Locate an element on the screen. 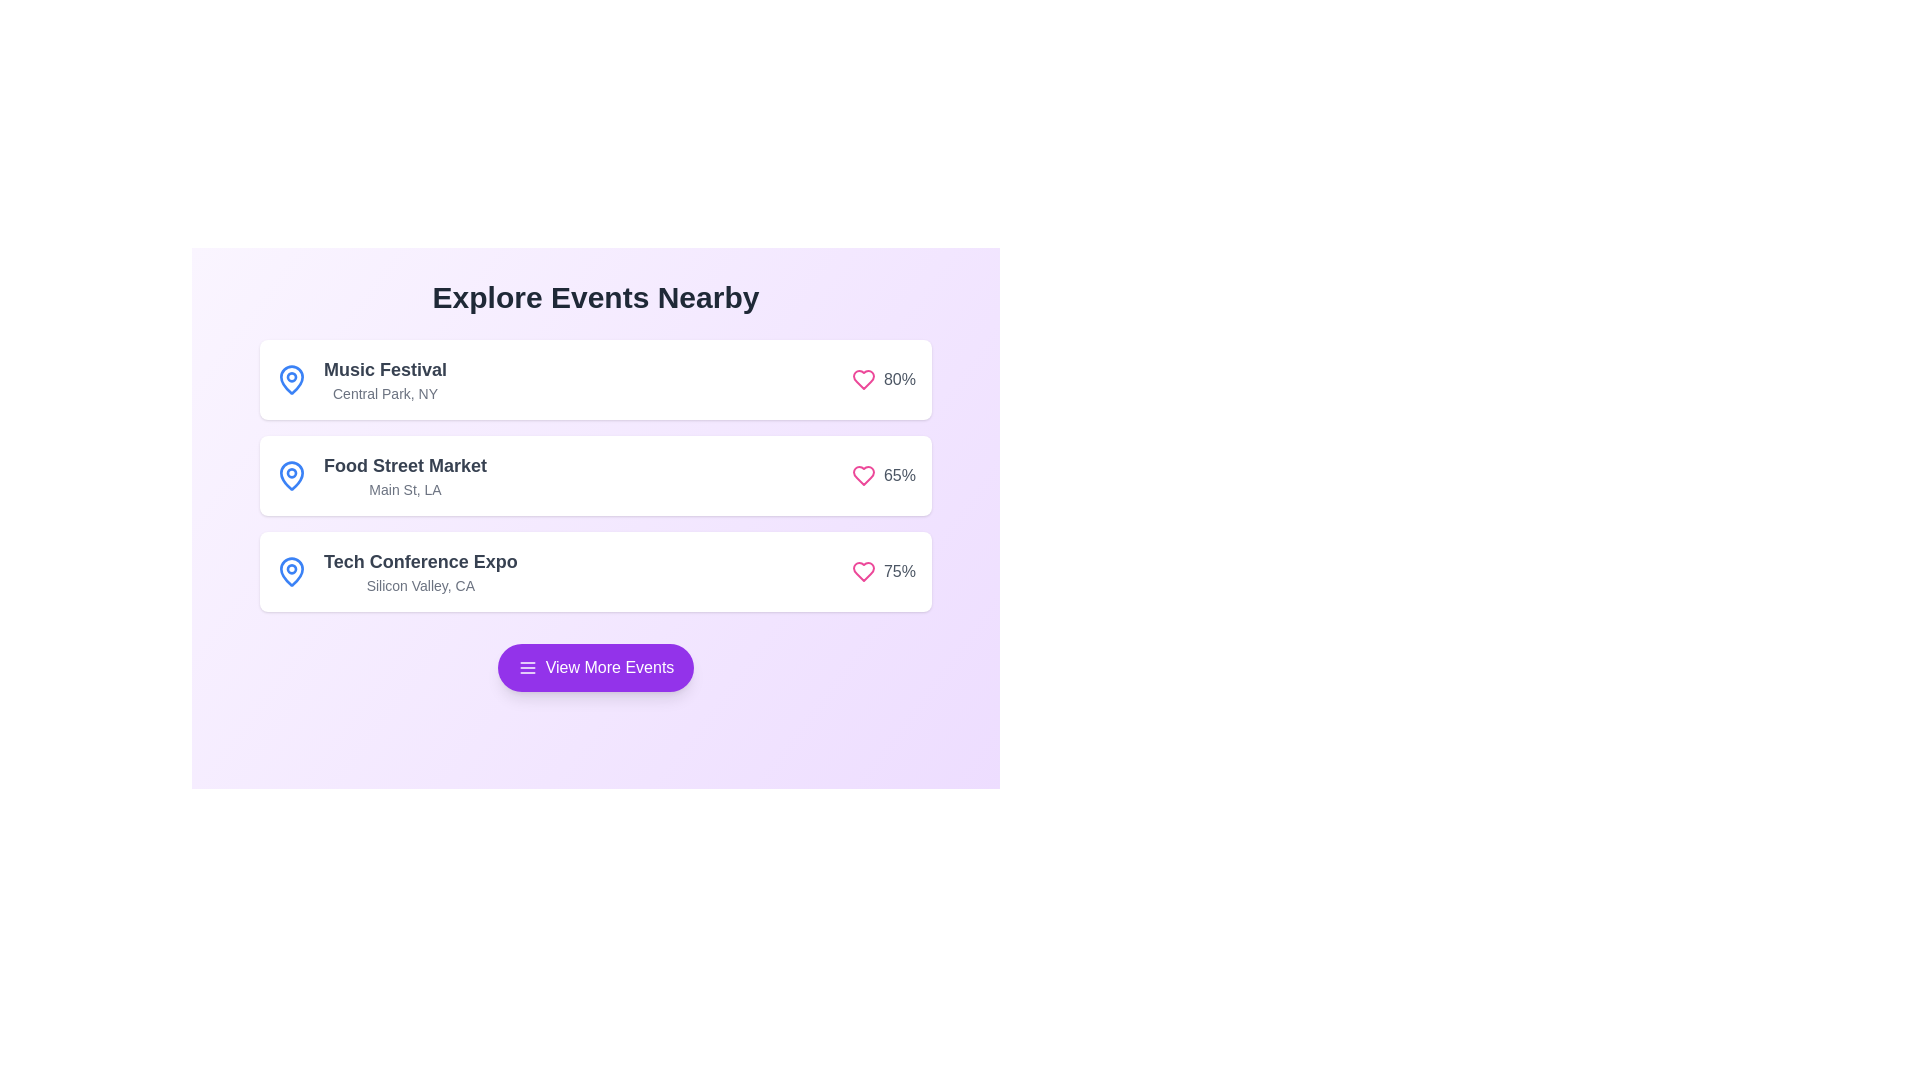  the favorite icon located to the far right of the 'Food Street Market' item in the center column, which represents a like action is located at coordinates (864, 571).